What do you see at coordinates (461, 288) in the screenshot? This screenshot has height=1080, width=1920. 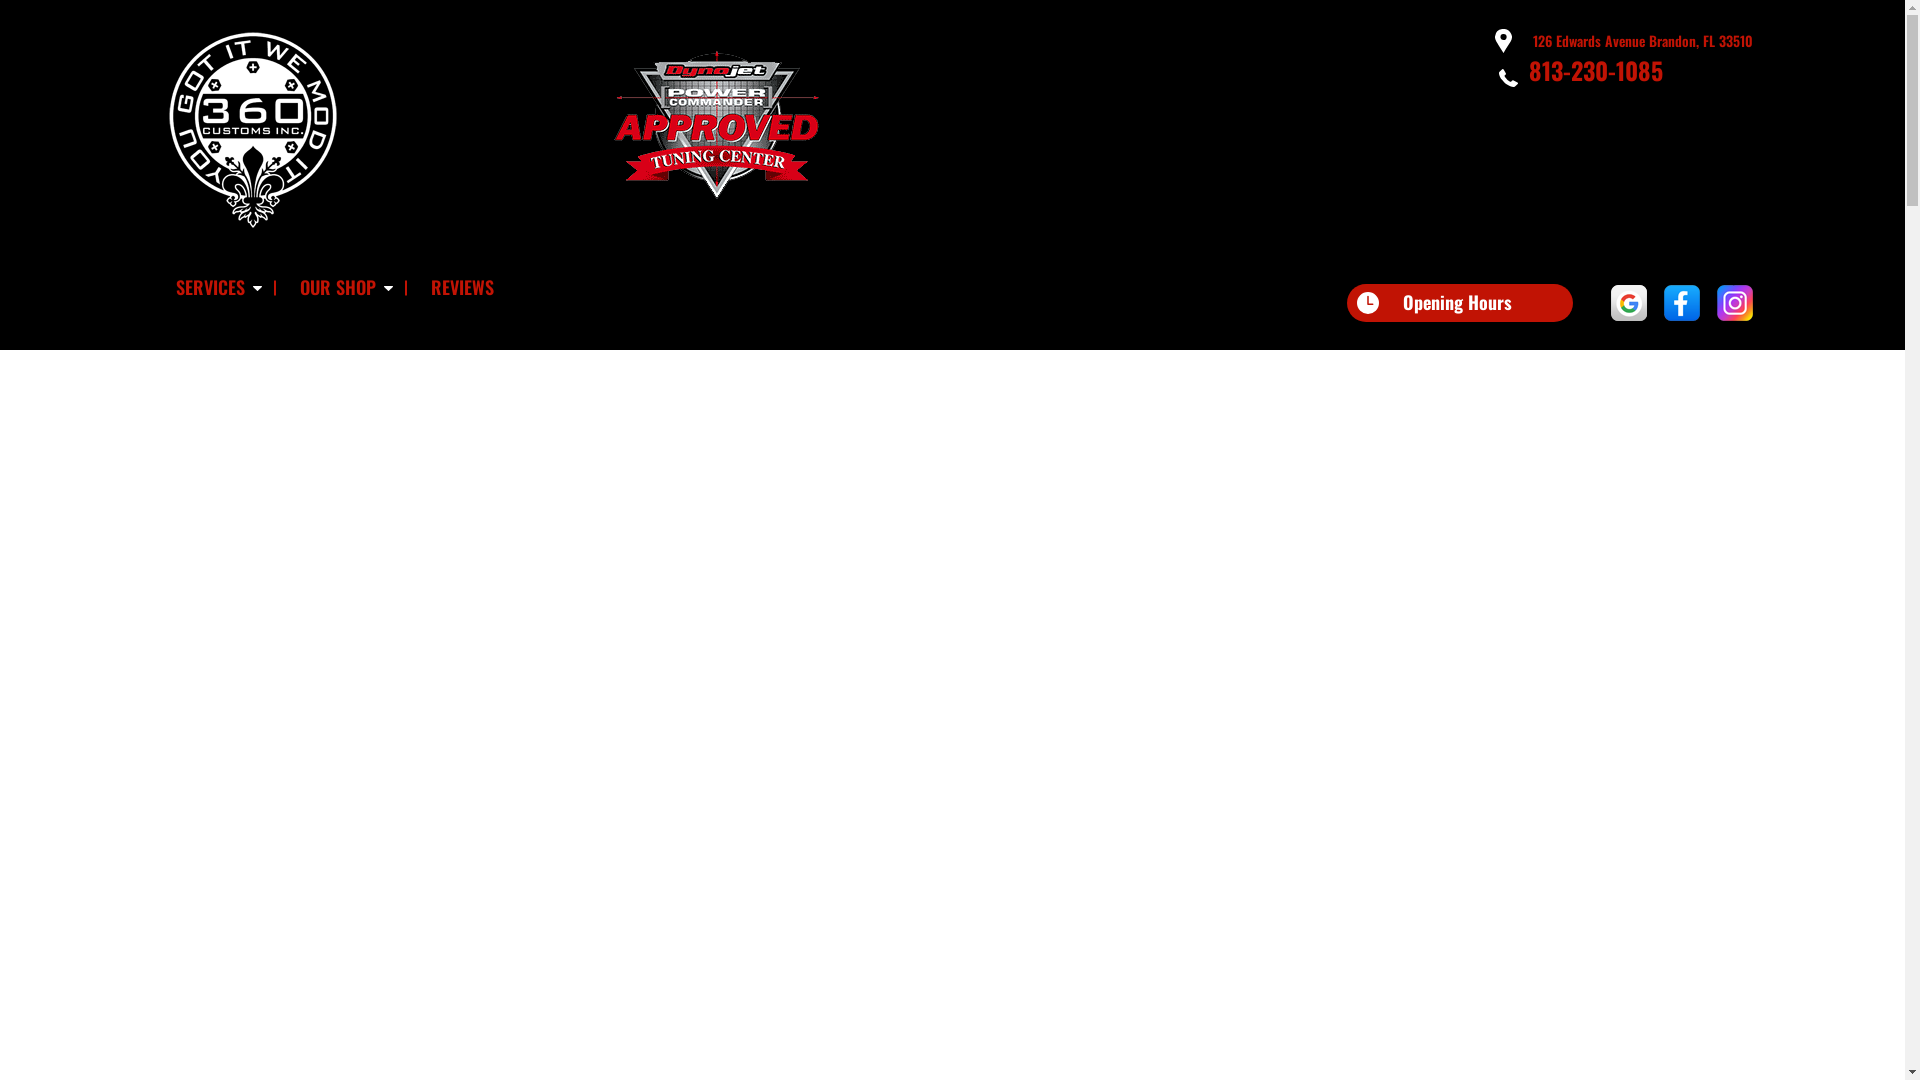 I see `'REVIEWS'` at bounding box center [461, 288].